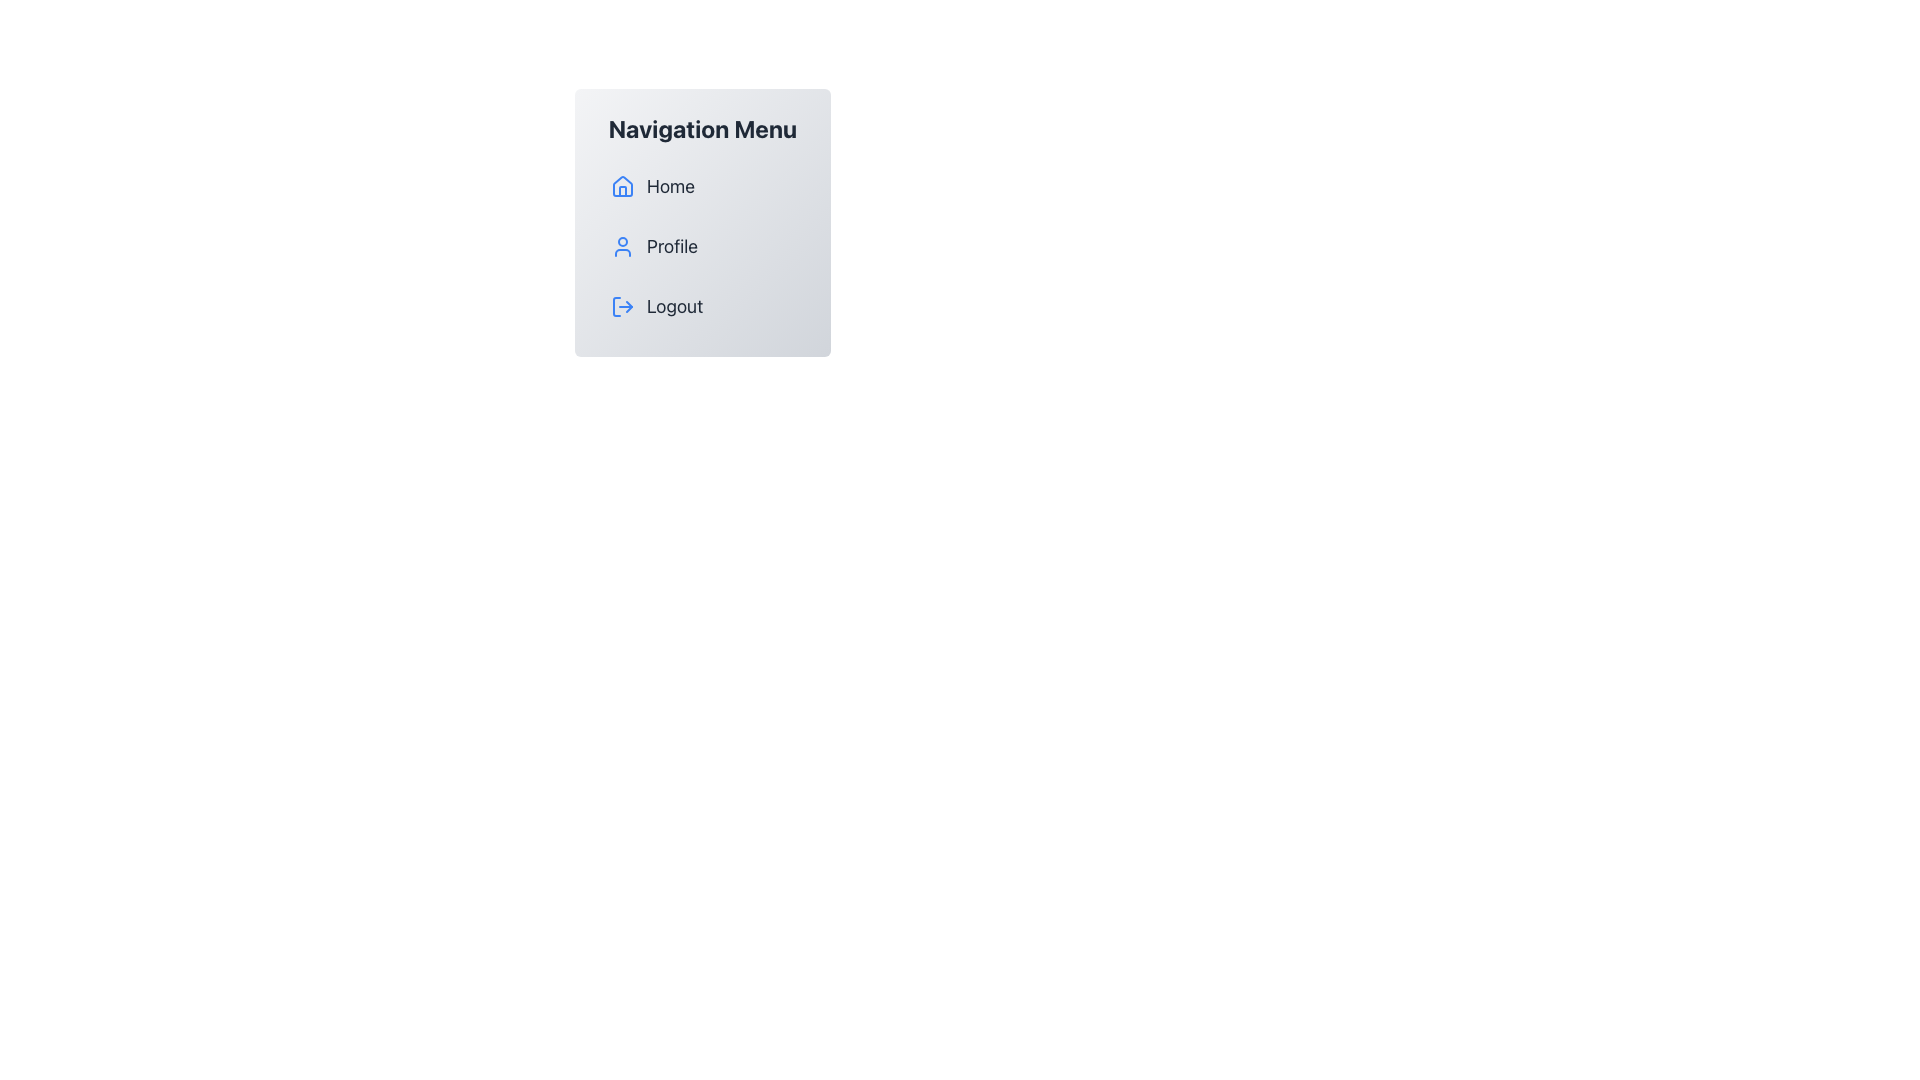 Image resolution: width=1920 pixels, height=1080 pixels. Describe the element at coordinates (702, 186) in the screenshot. I see `the 'Home' button at the top of the navigation menu` at that location.